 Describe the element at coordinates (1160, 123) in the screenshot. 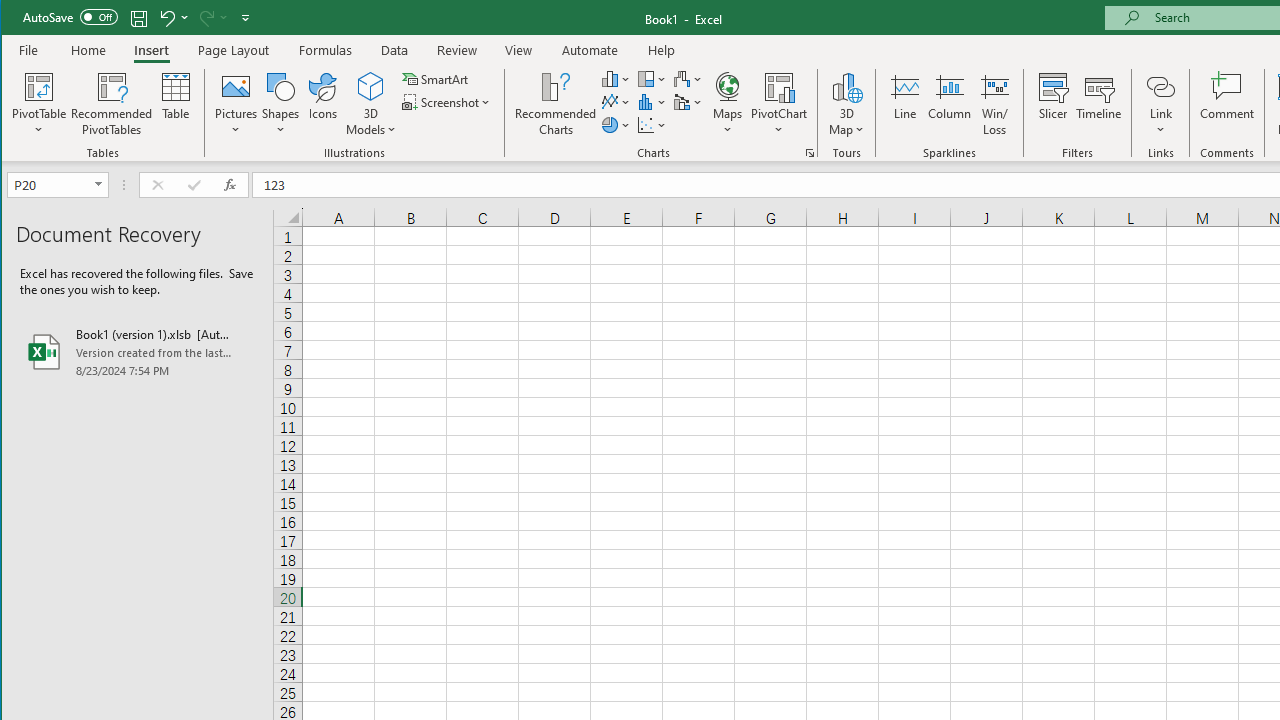

I see `'More Options'` at that location.